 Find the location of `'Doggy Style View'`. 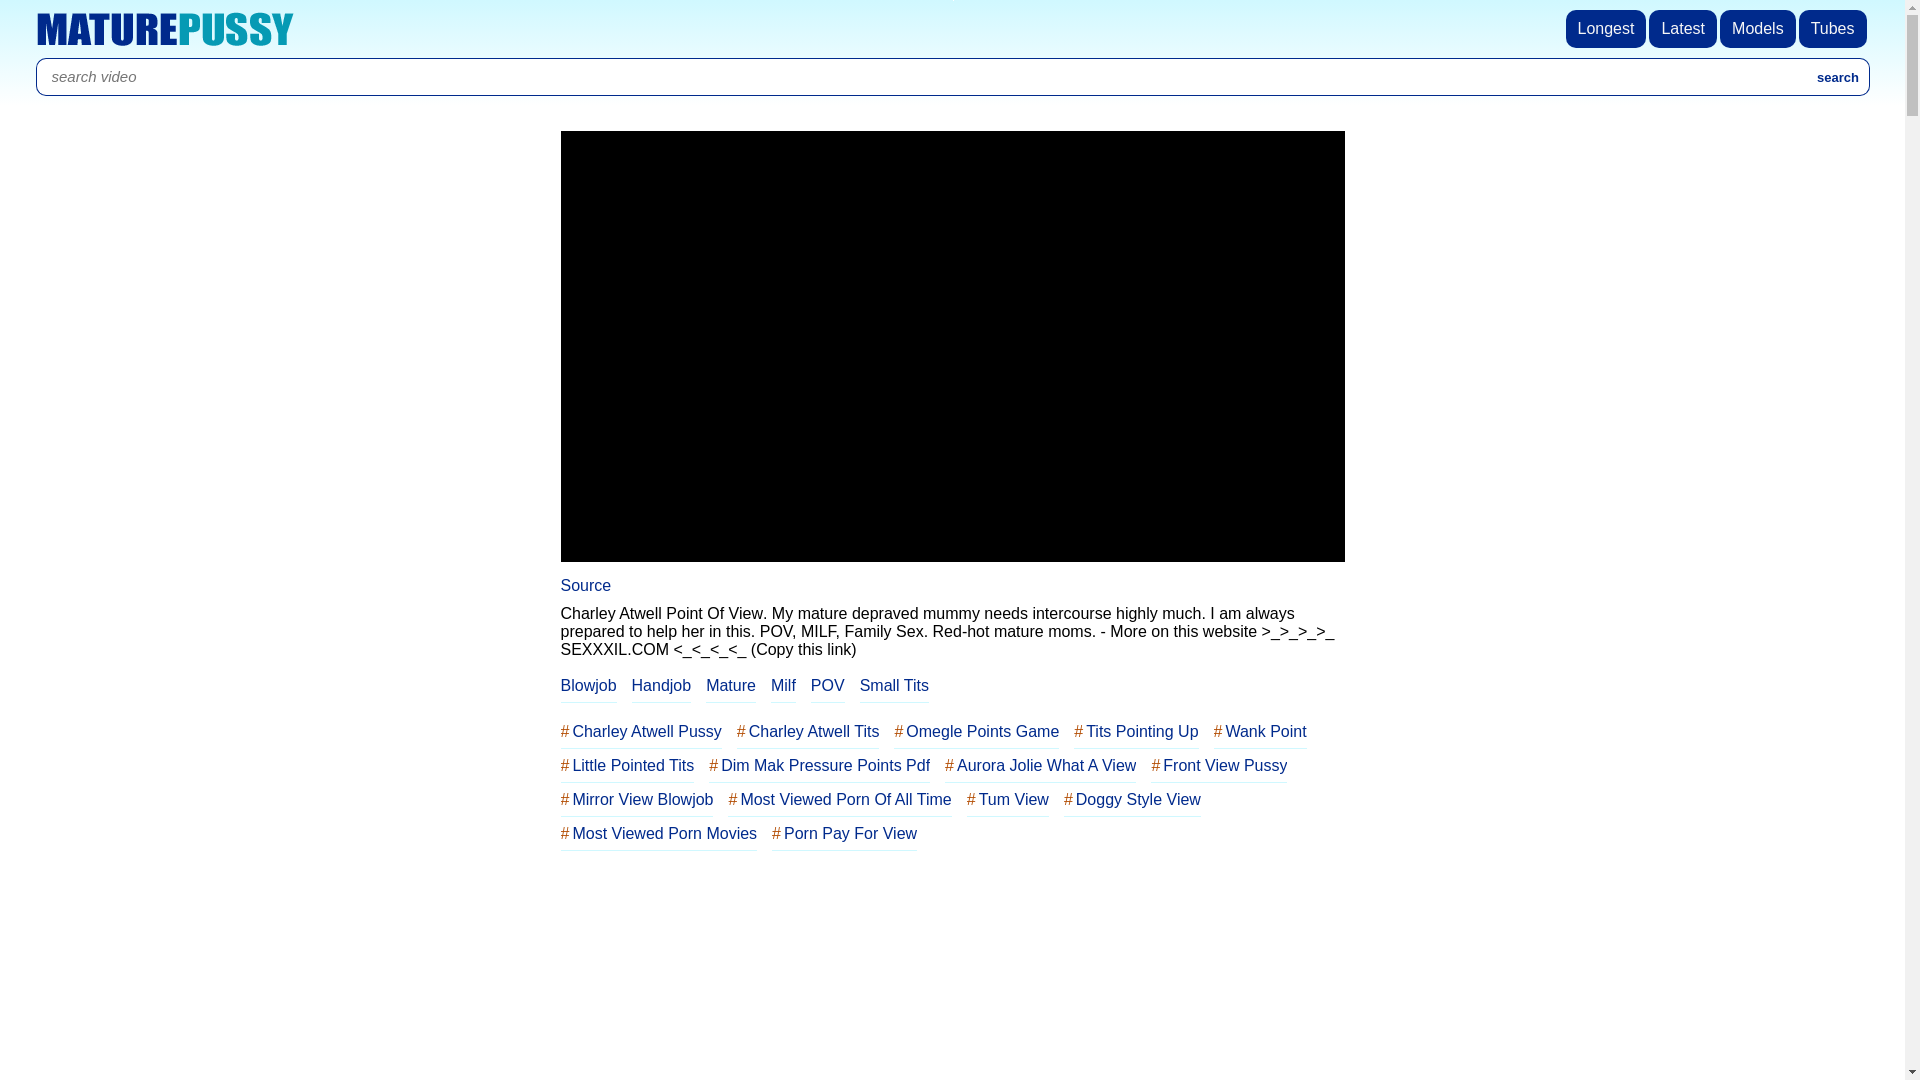

'Doggy Style View' is located at coordinates (1132, 798).